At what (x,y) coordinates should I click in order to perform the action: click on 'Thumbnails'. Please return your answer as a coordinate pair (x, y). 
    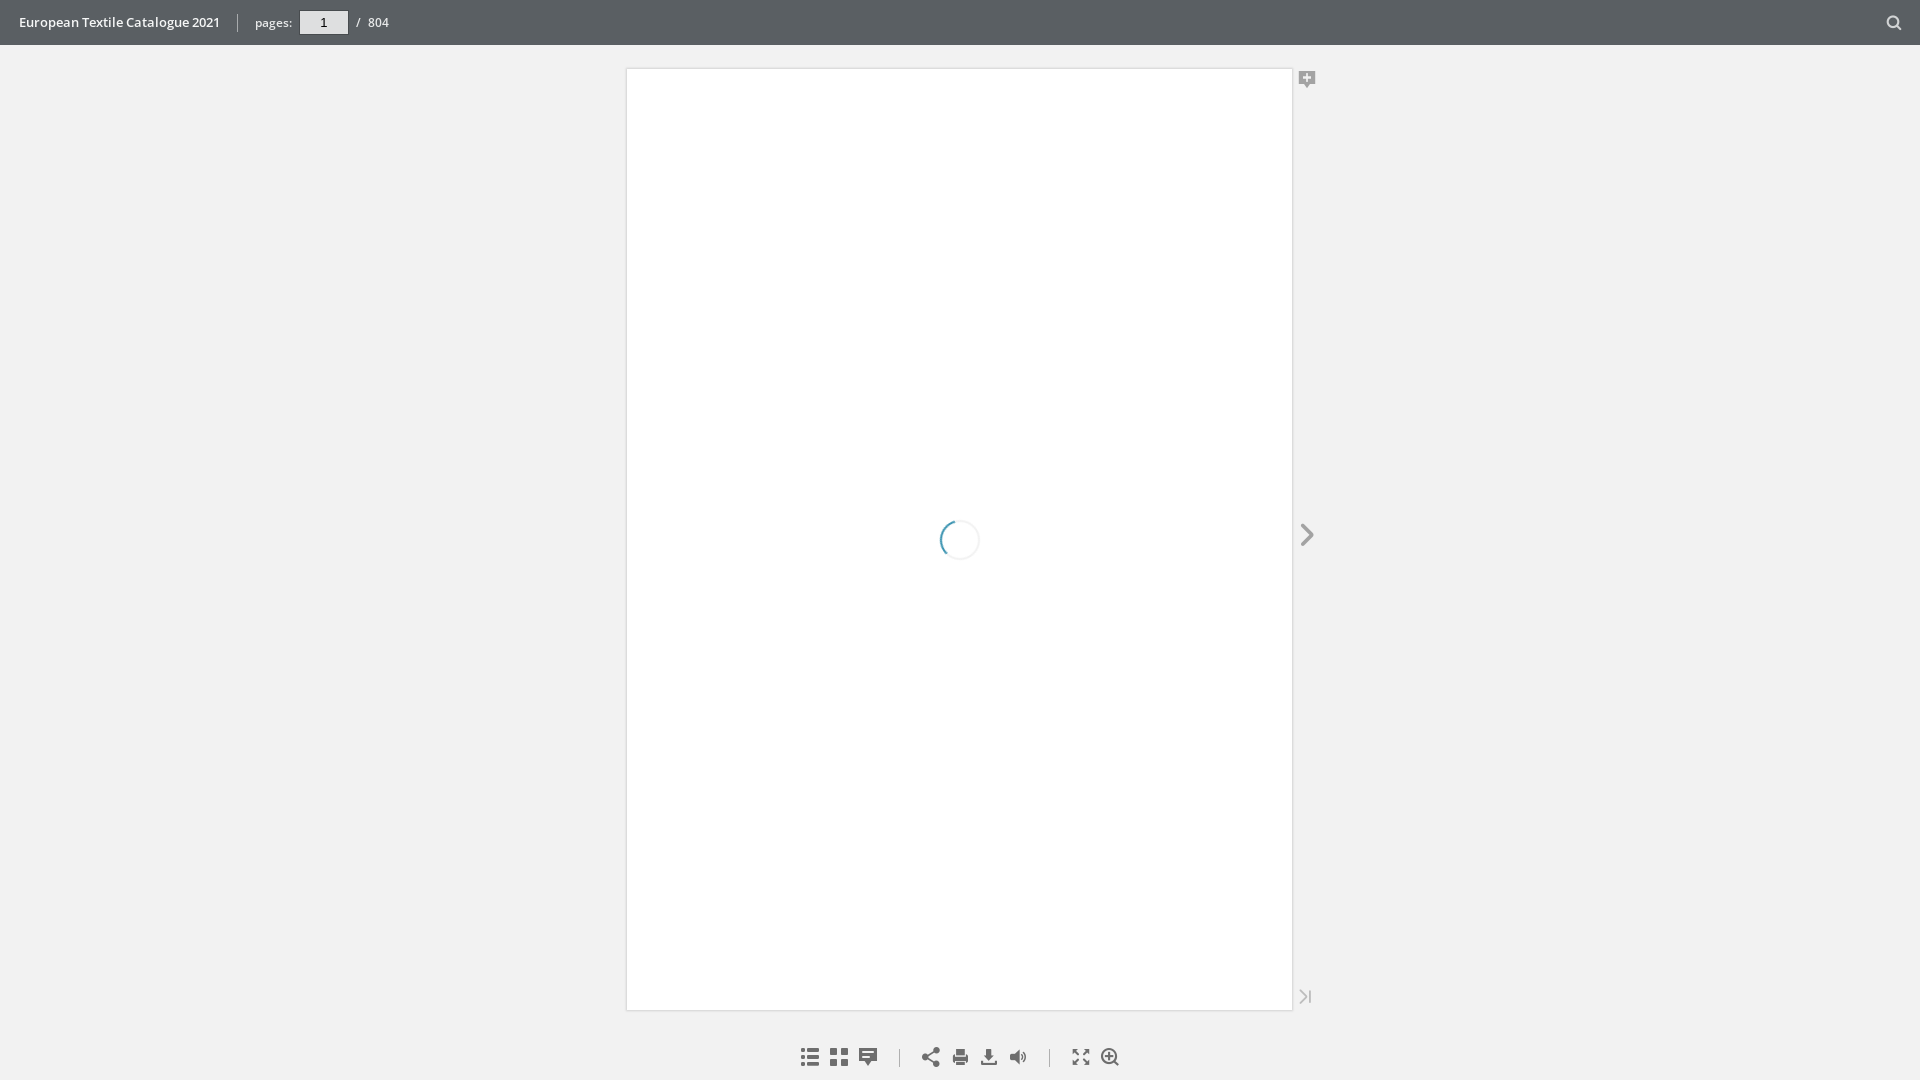
    Looking at the image, I should click on (838, 1056).